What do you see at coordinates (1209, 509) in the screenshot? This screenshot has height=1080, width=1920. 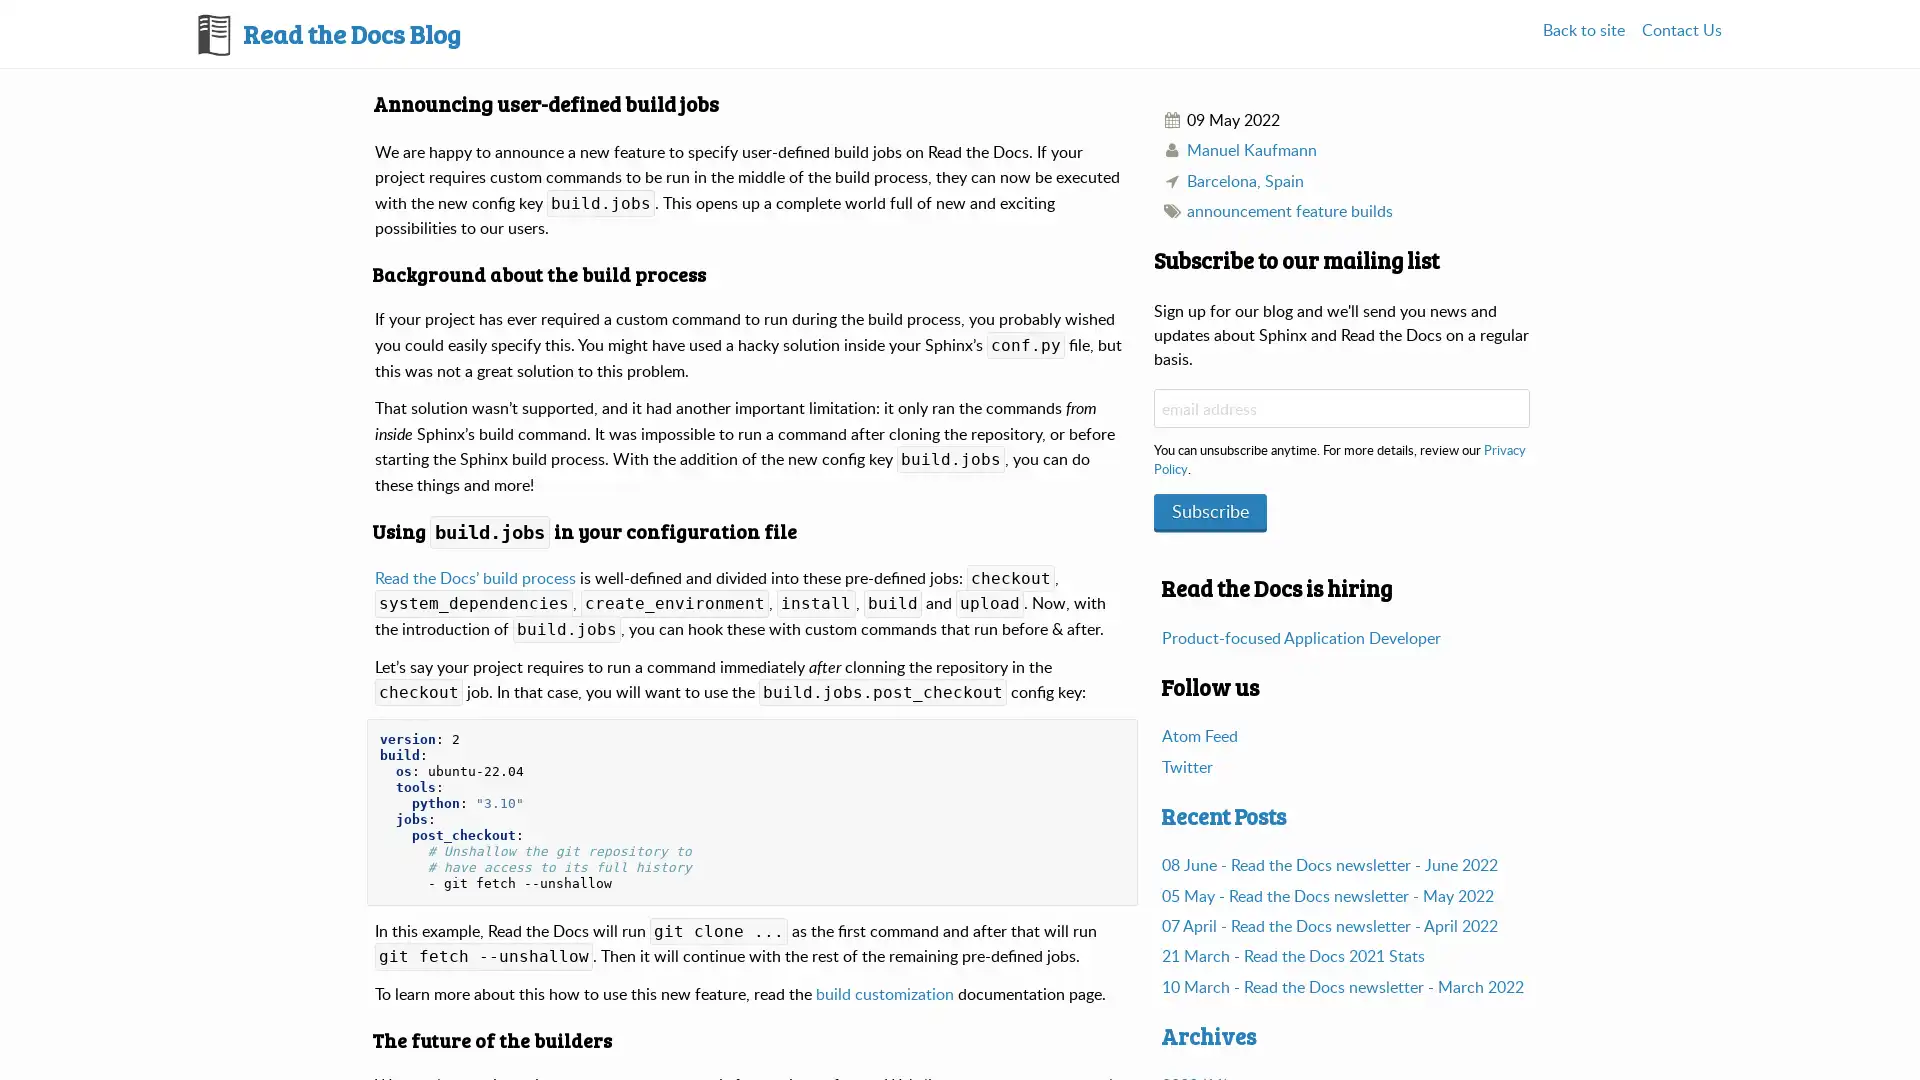 I see `Subscribe` at bounding box center [1209, 509].